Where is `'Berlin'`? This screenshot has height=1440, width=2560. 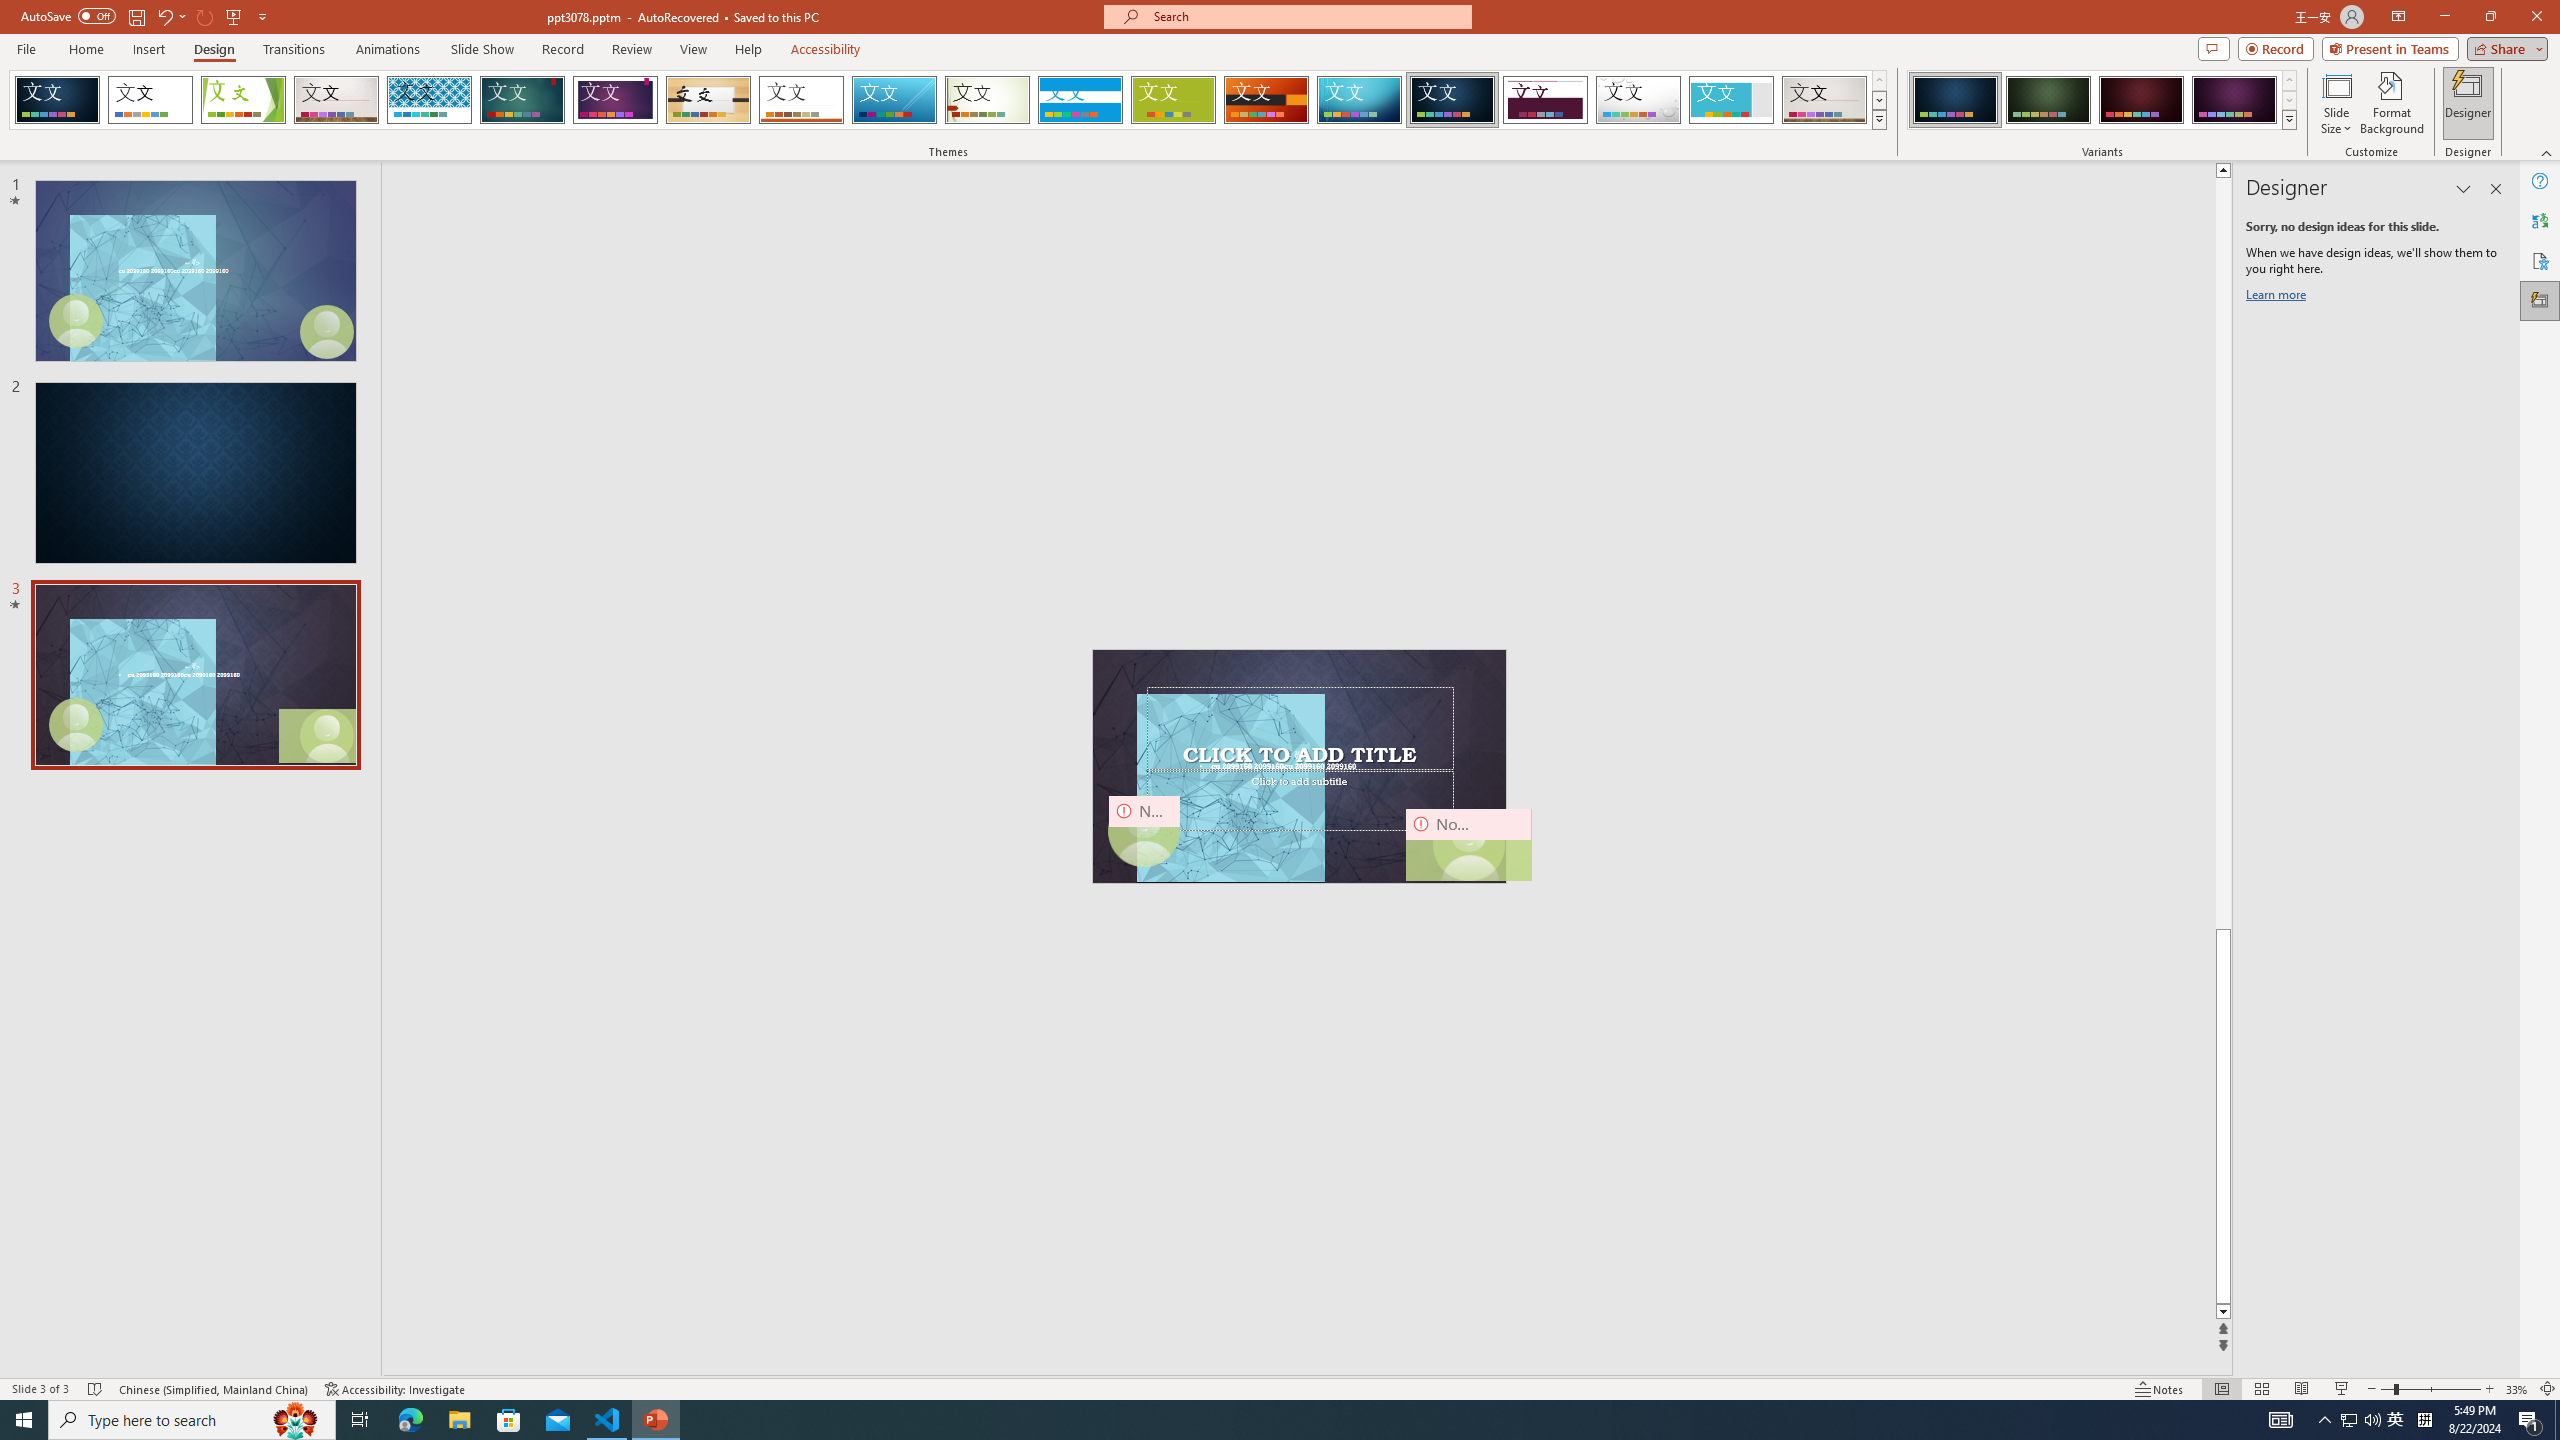 'Berlin' is located at coordinates (1267, 99).